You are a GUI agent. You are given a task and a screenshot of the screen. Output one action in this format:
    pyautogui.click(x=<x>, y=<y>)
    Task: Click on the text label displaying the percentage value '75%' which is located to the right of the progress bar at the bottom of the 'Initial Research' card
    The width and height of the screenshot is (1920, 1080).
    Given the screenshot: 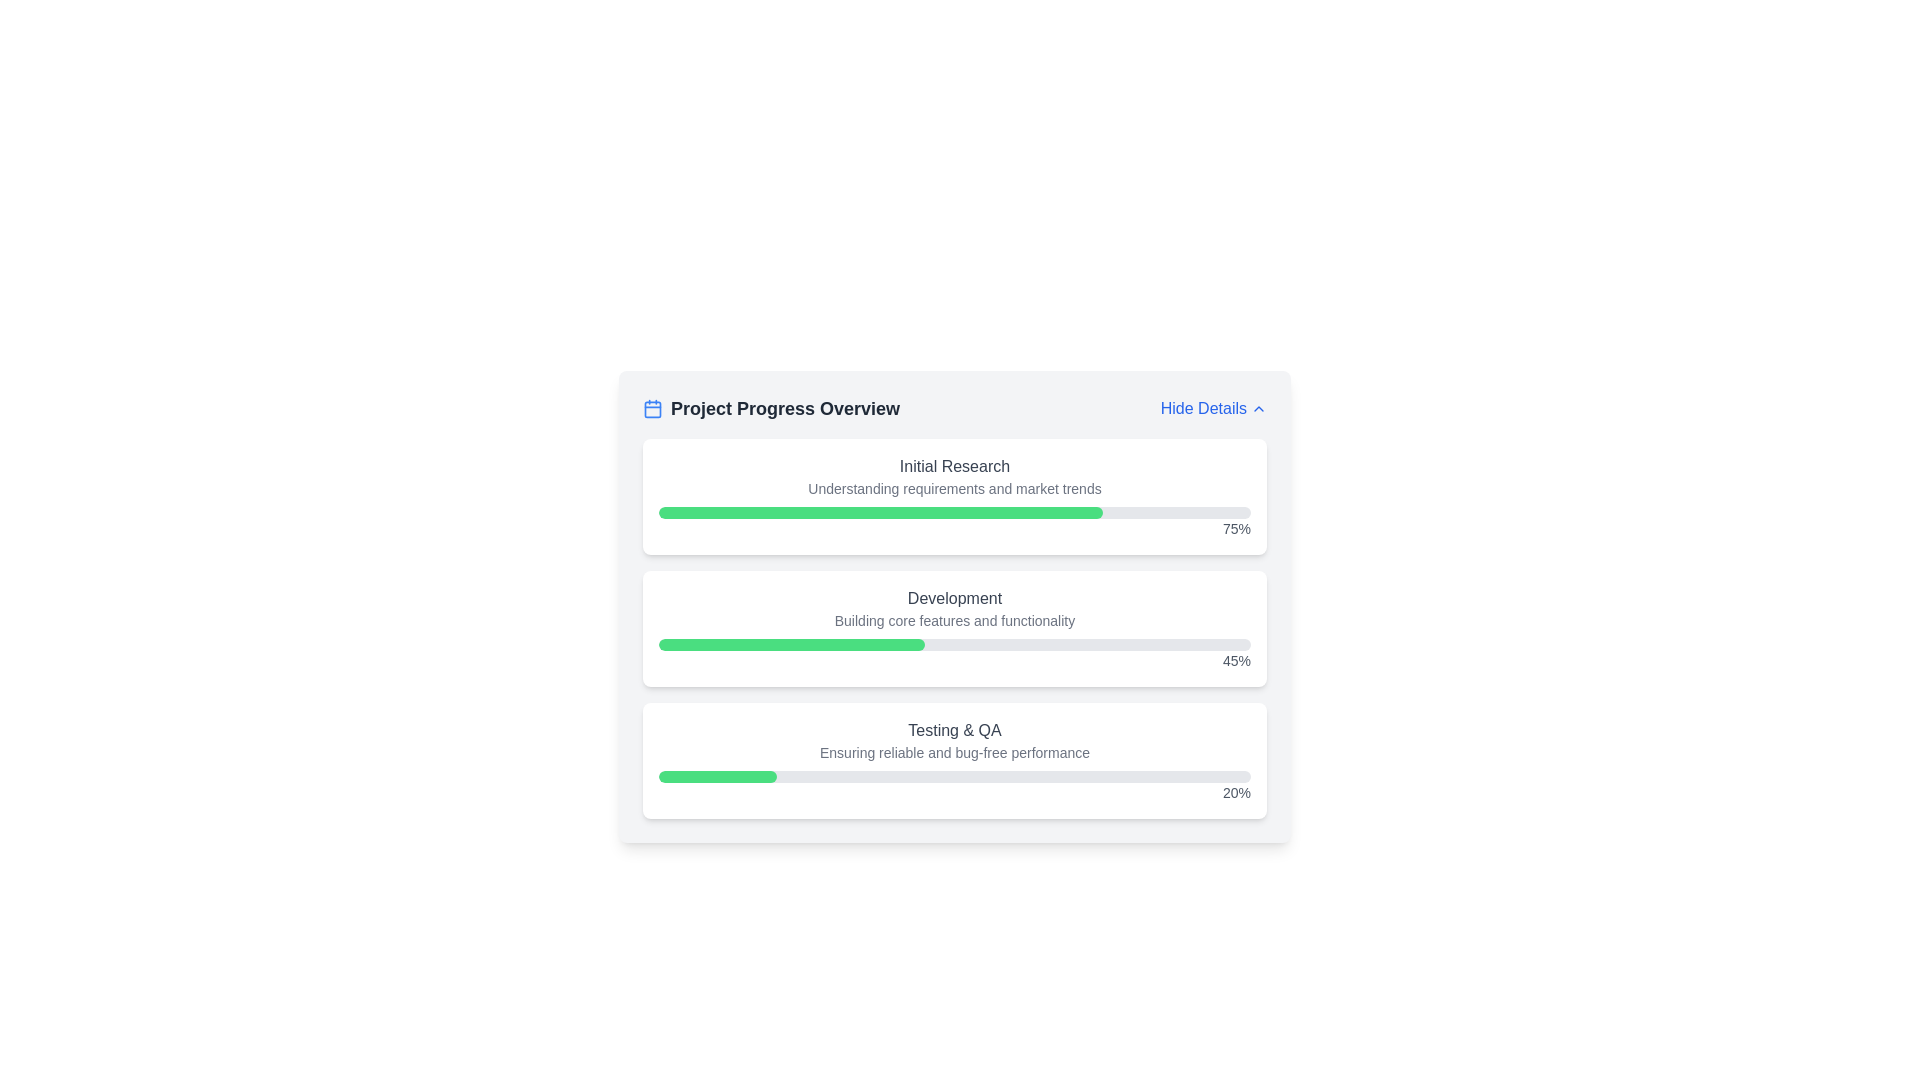 What is the action you would take?
    pyautogui.click(x=954, y=527)
    